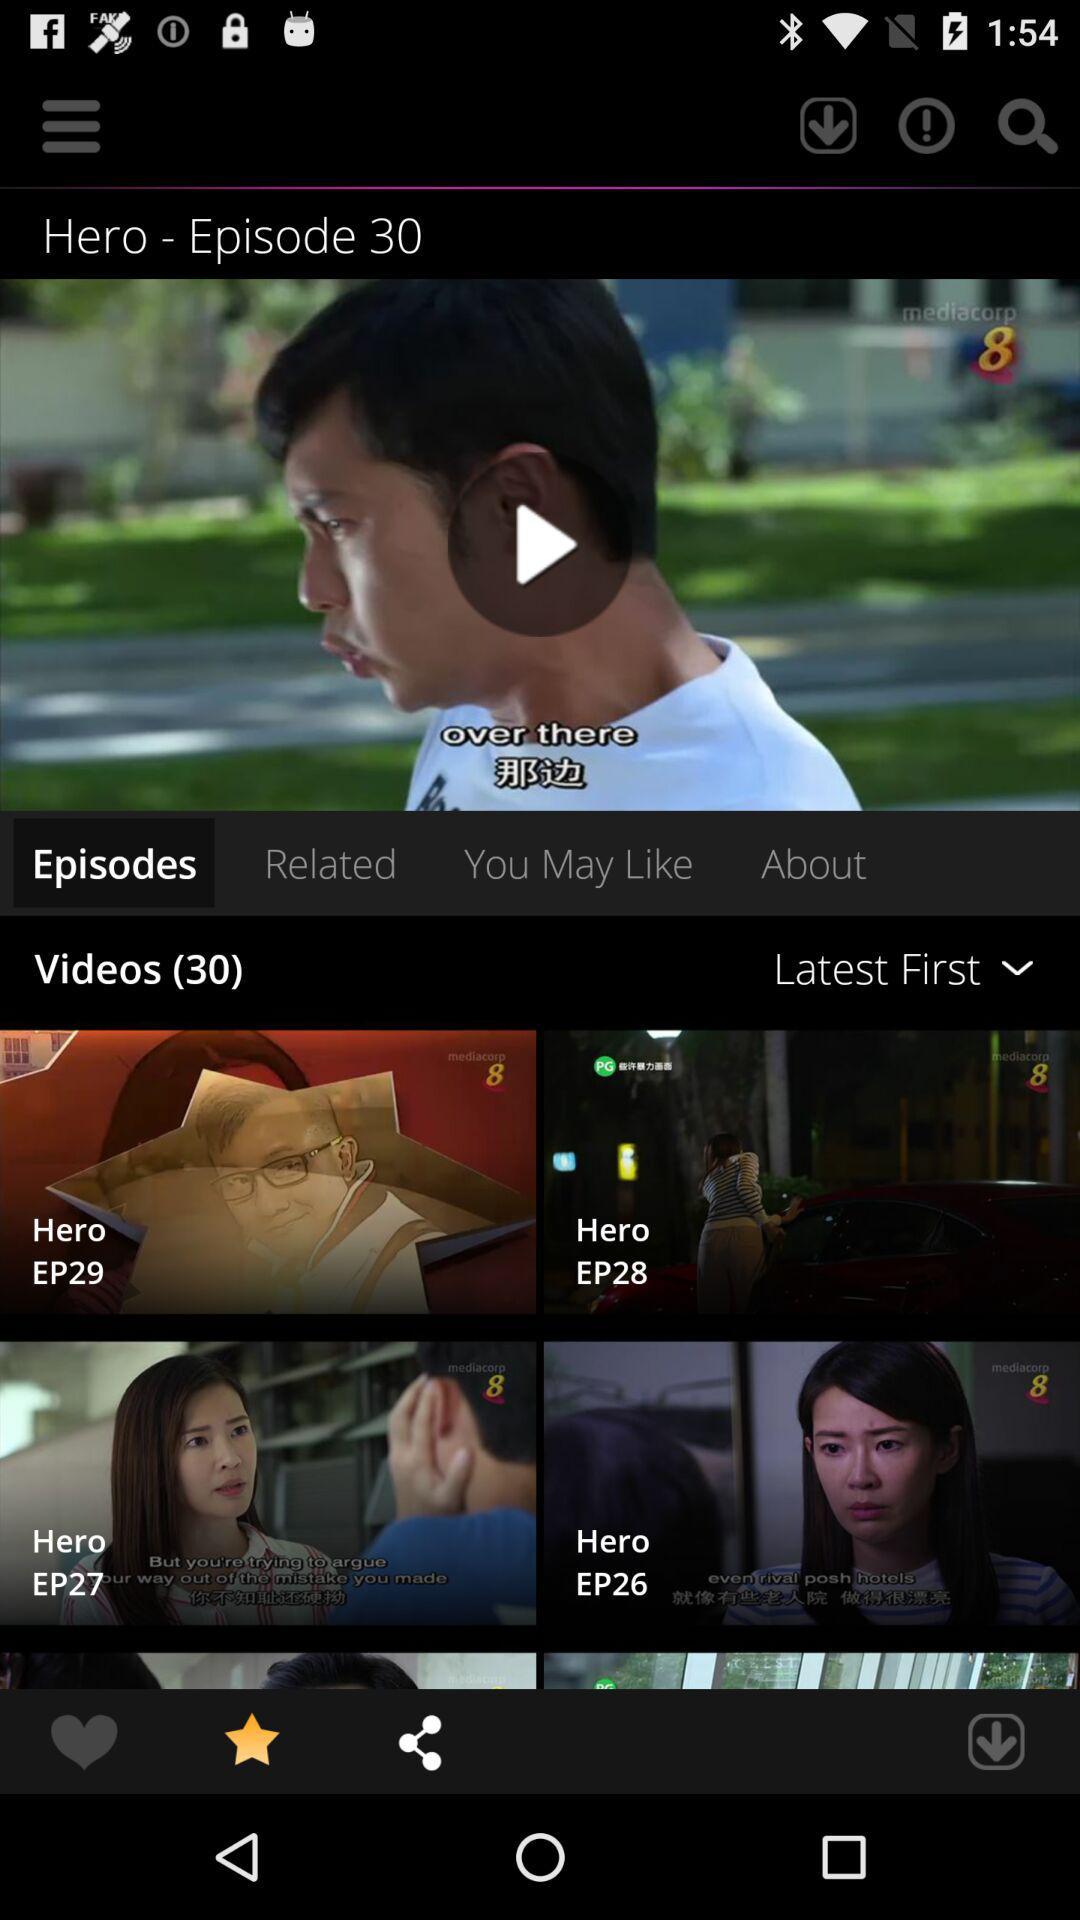  What do you see at coordinates (540, 581) in the screenshot?
I see `the play icon` at bounding box center [540, 581].